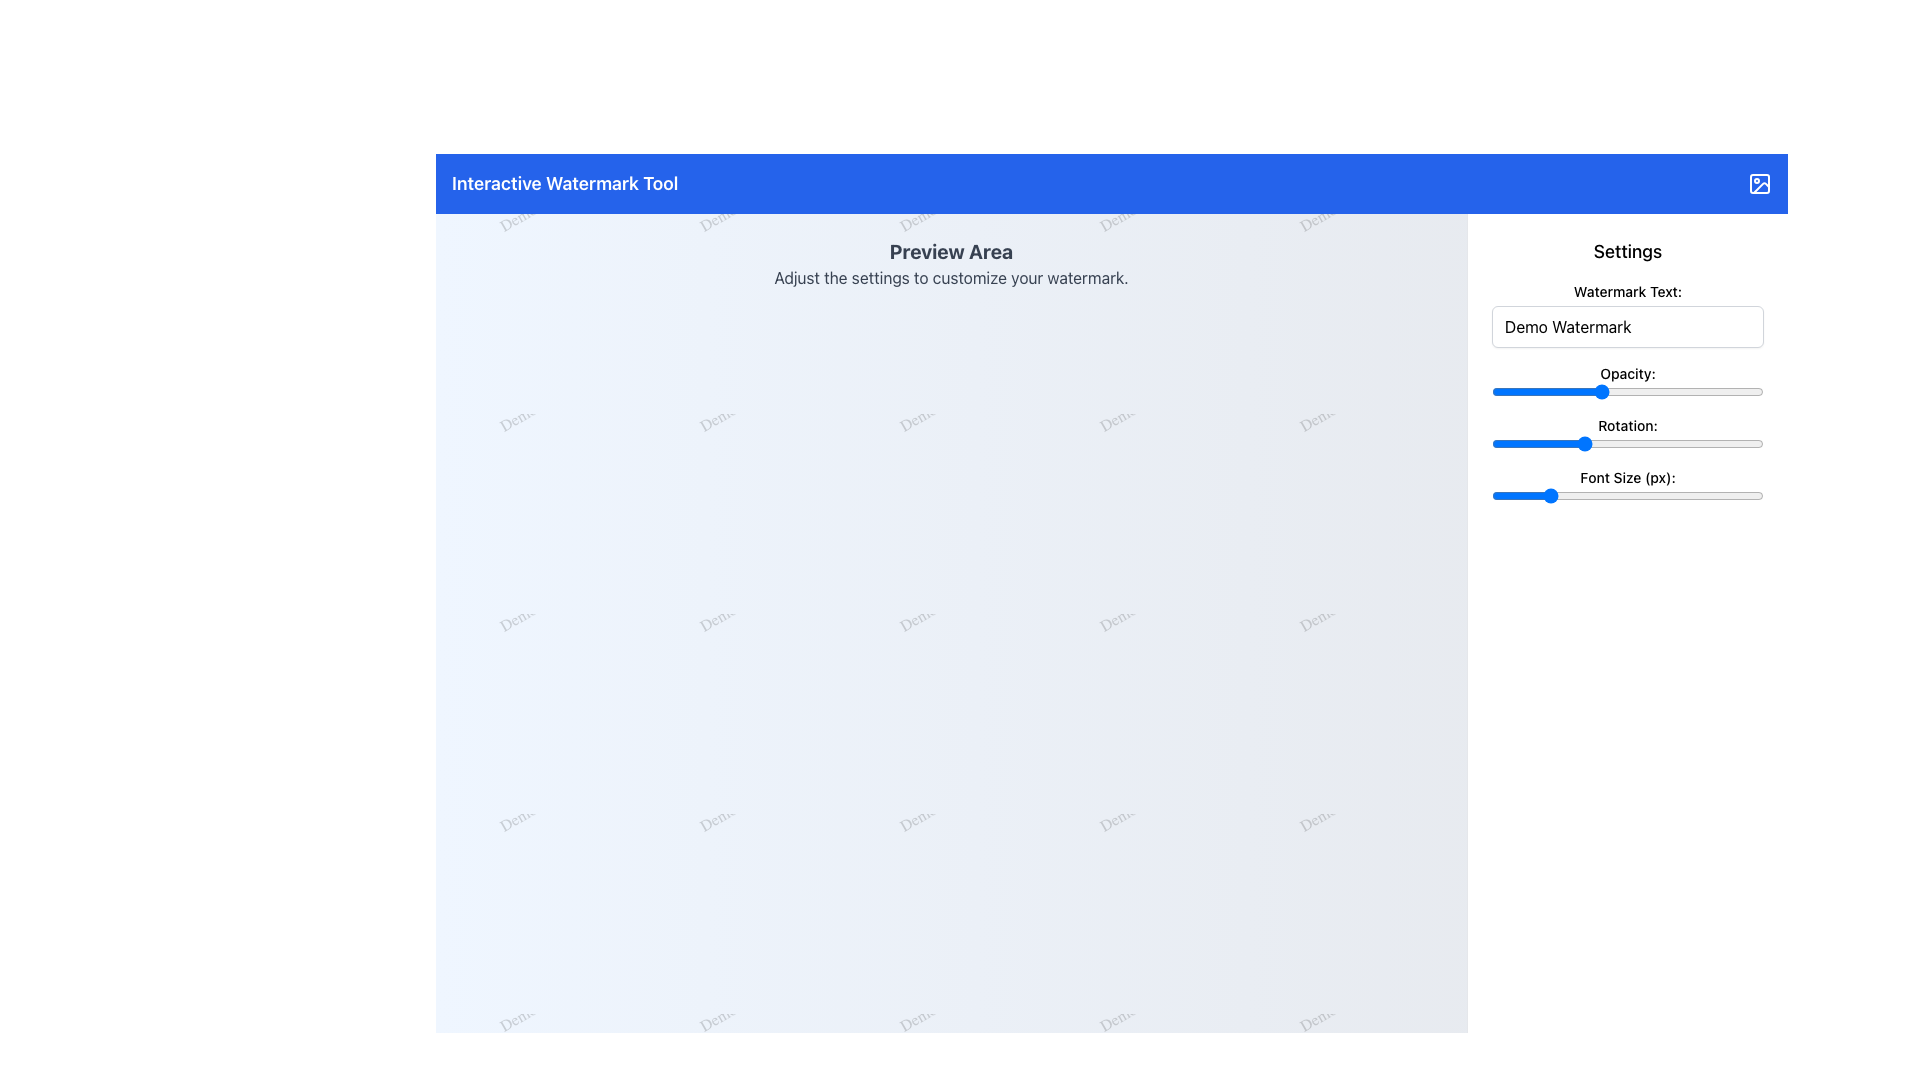 The width and height of the screenshot is (1920, 1080). Describe the element at coordinates (1755, 442) in the screenshot. I see `rotation` at that location.